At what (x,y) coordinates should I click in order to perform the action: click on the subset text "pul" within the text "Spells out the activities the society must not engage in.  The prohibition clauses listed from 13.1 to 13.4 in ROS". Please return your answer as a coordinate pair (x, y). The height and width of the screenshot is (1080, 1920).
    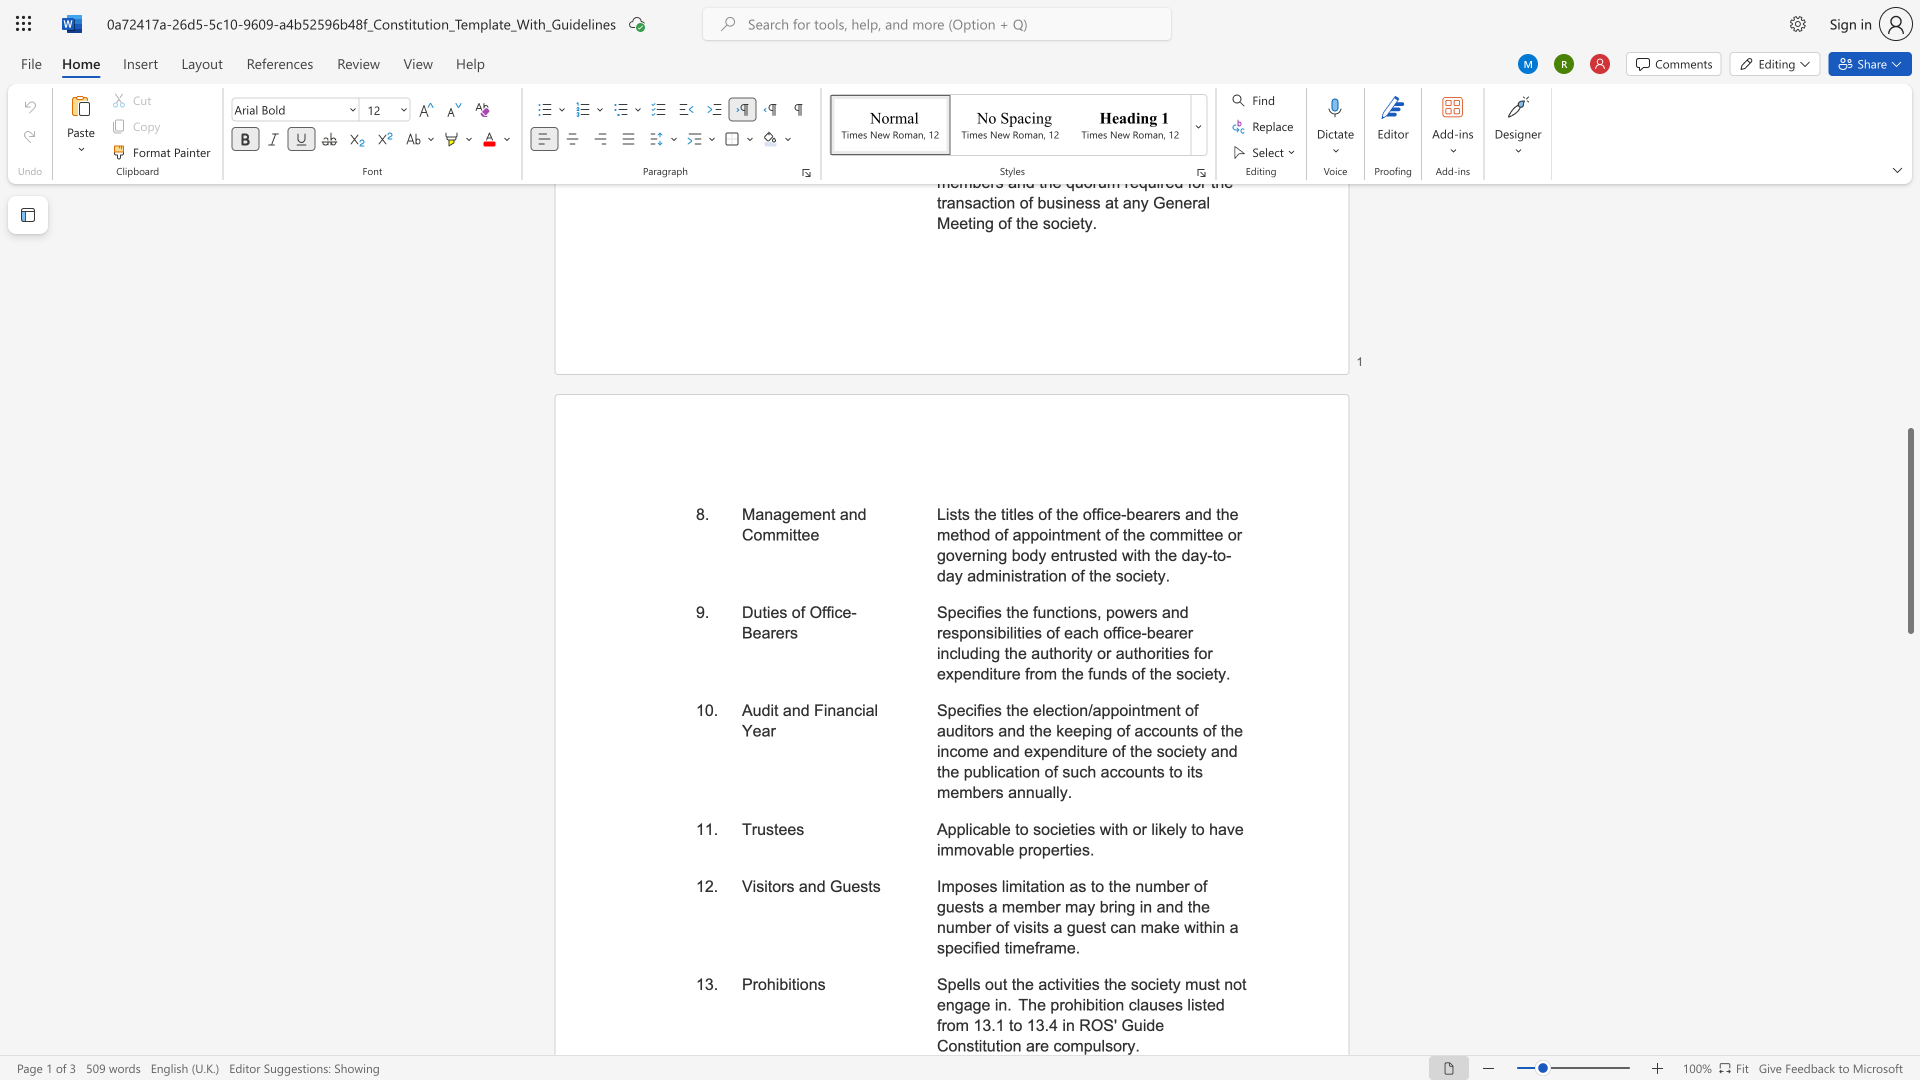
    Looking at the image, I should click on (1082, 1044).